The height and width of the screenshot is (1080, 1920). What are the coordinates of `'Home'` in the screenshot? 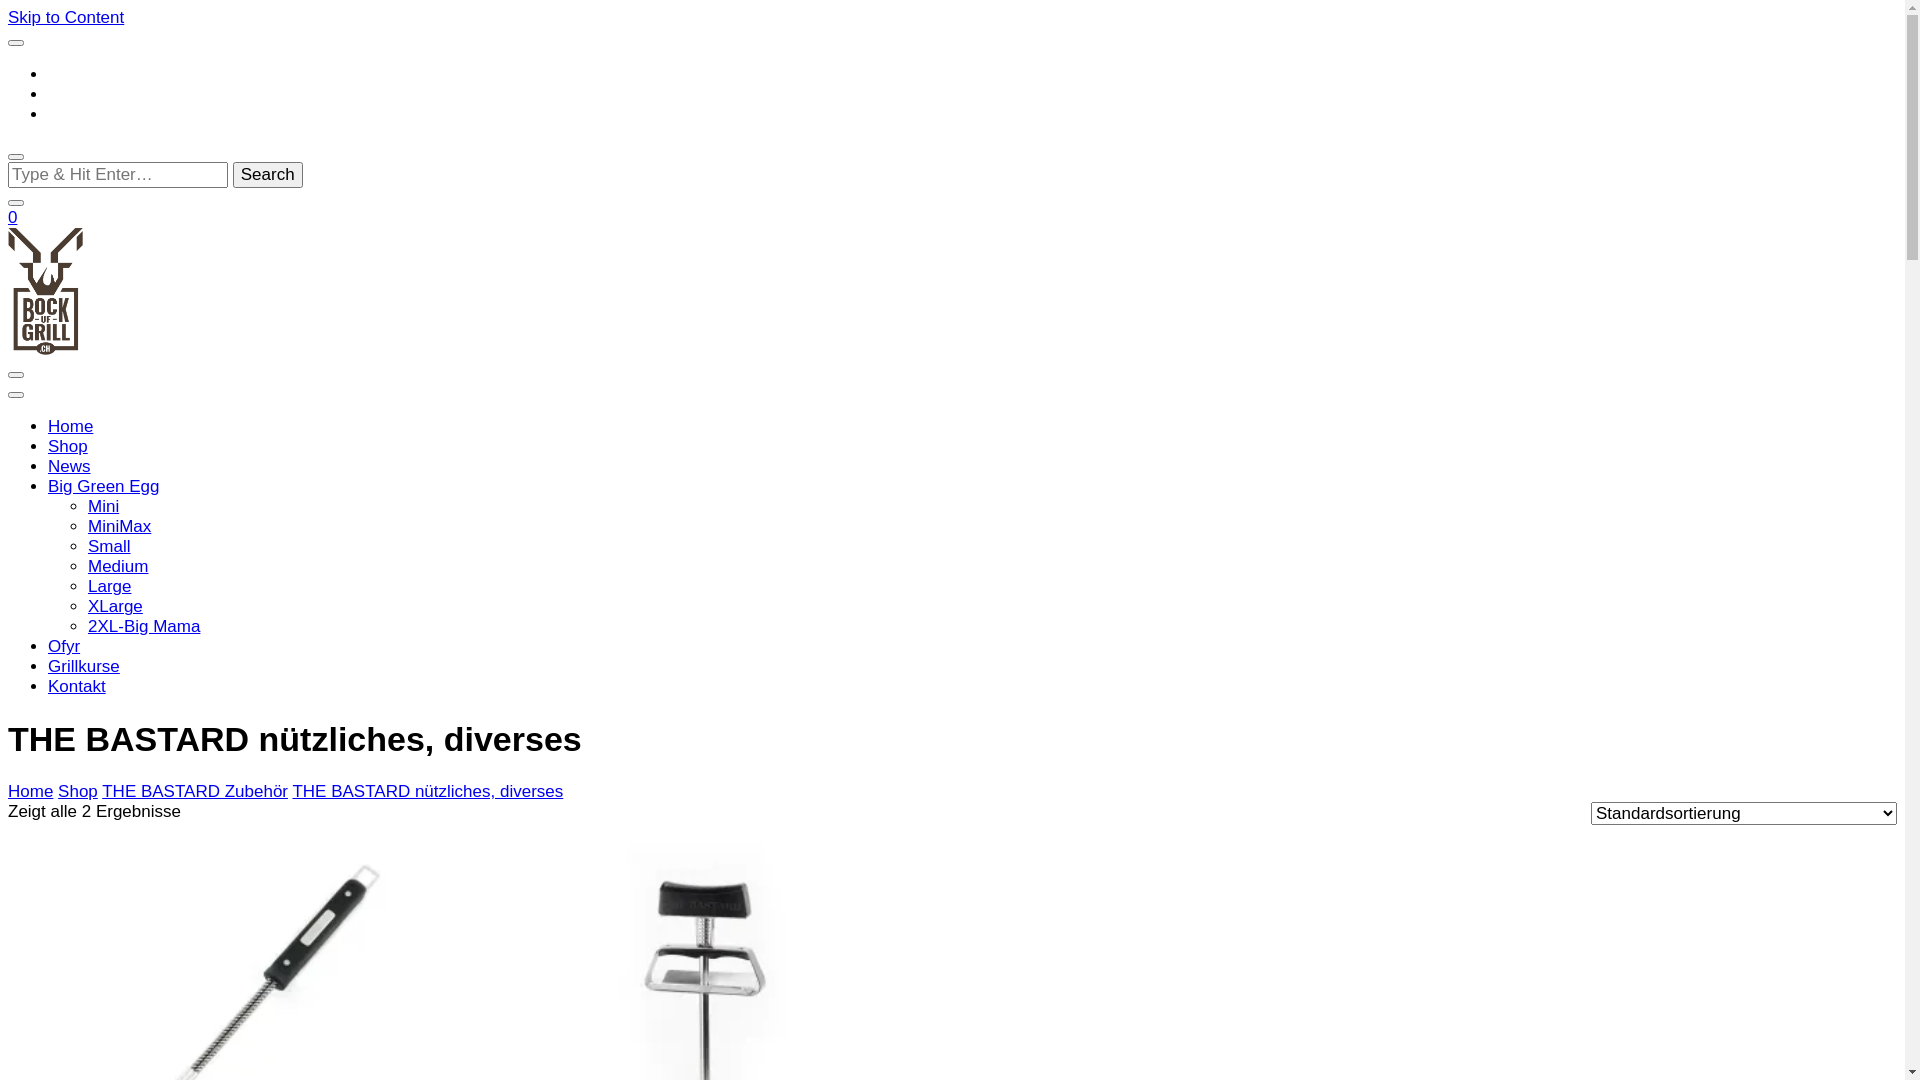 It's located at (70, 425).